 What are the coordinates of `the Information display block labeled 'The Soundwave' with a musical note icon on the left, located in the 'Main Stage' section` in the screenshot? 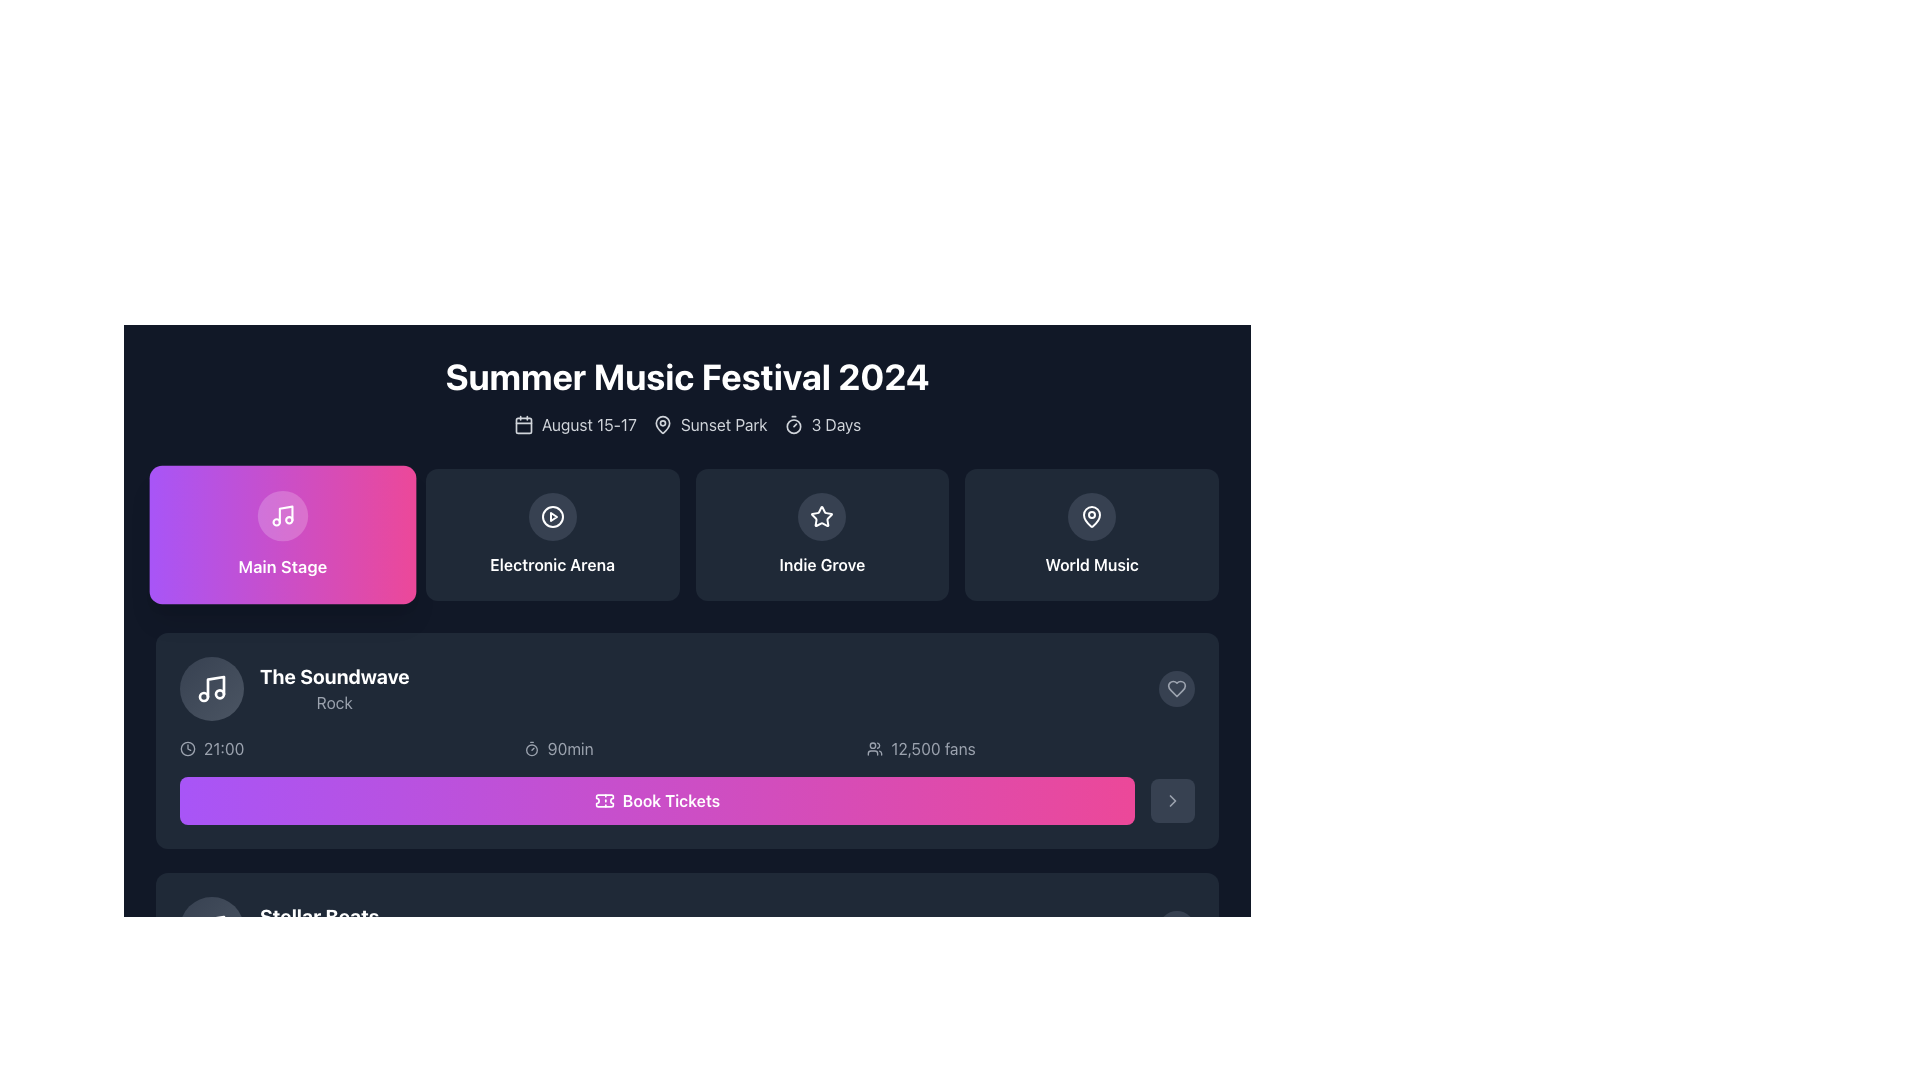 It's located at (293, 688).